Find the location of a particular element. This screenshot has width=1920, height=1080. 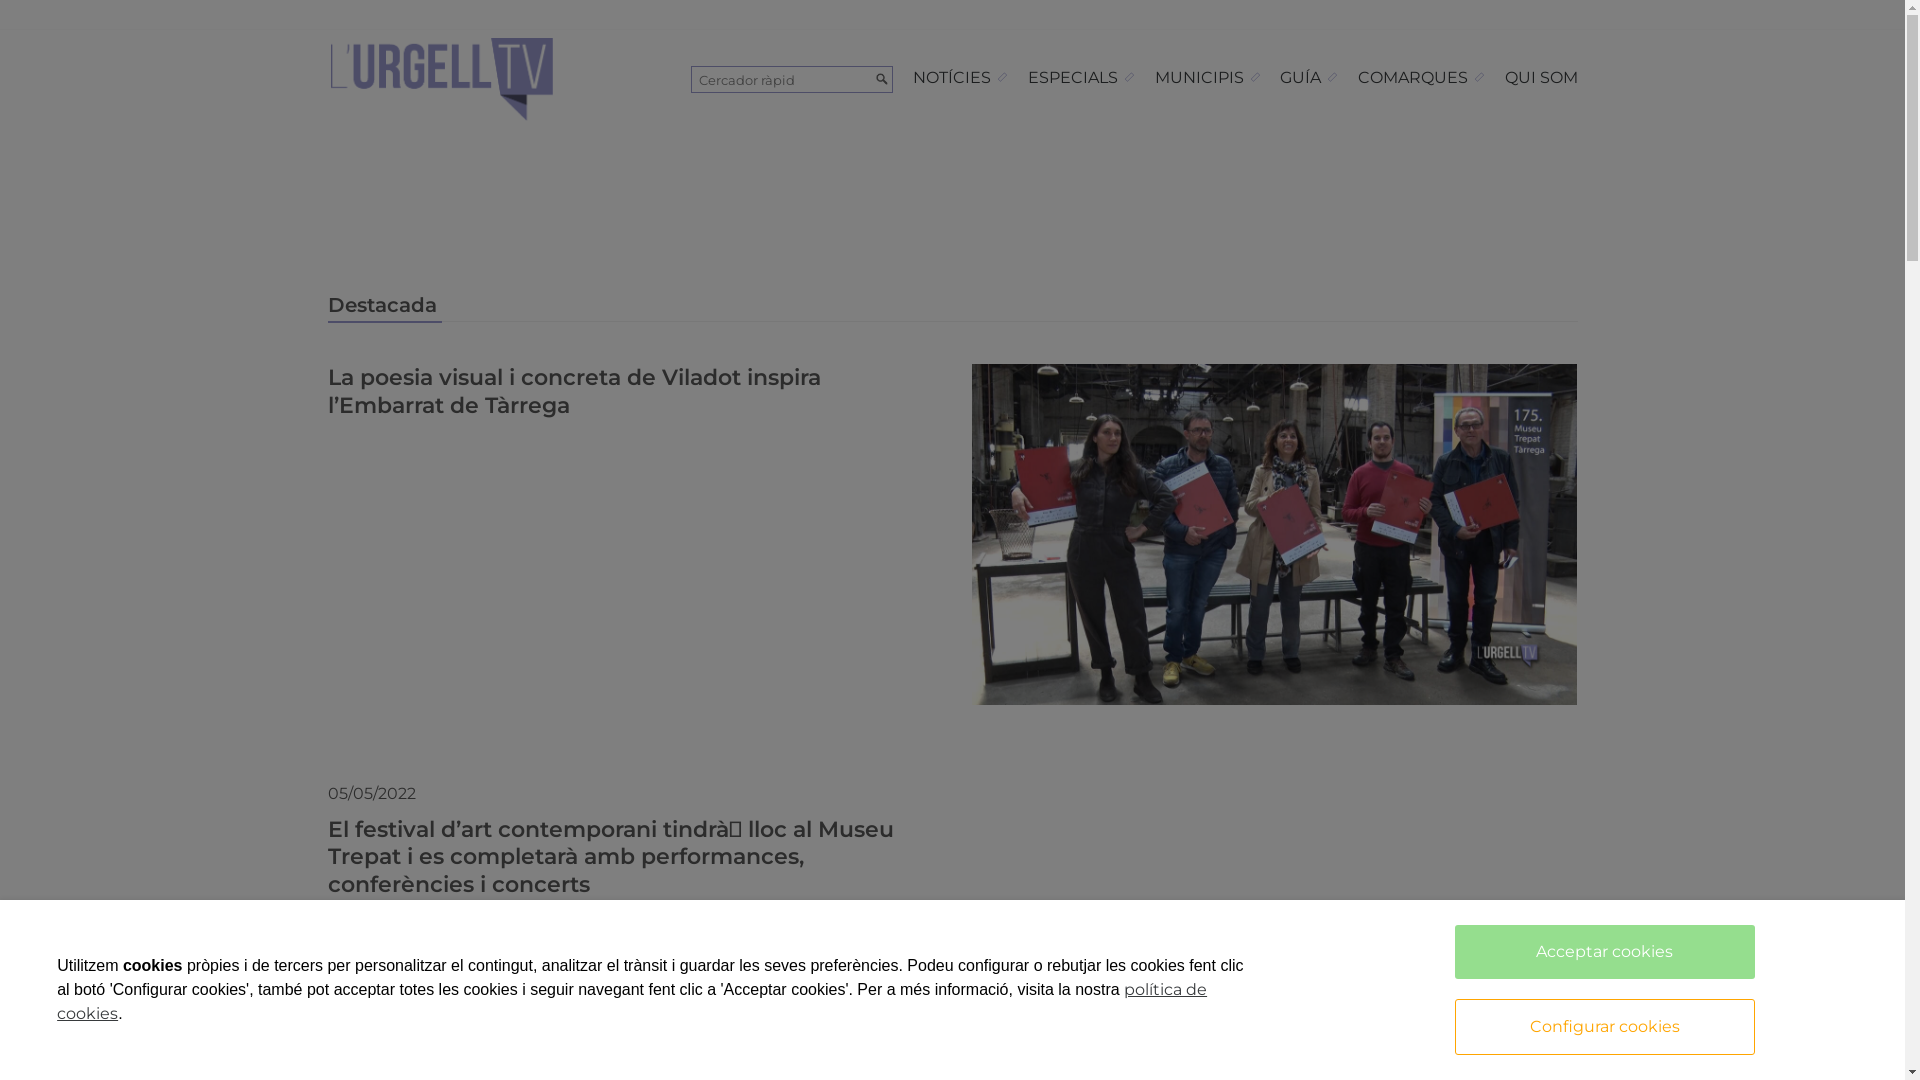

'MUNICIPIS' is located at coordinates (1207, 76).